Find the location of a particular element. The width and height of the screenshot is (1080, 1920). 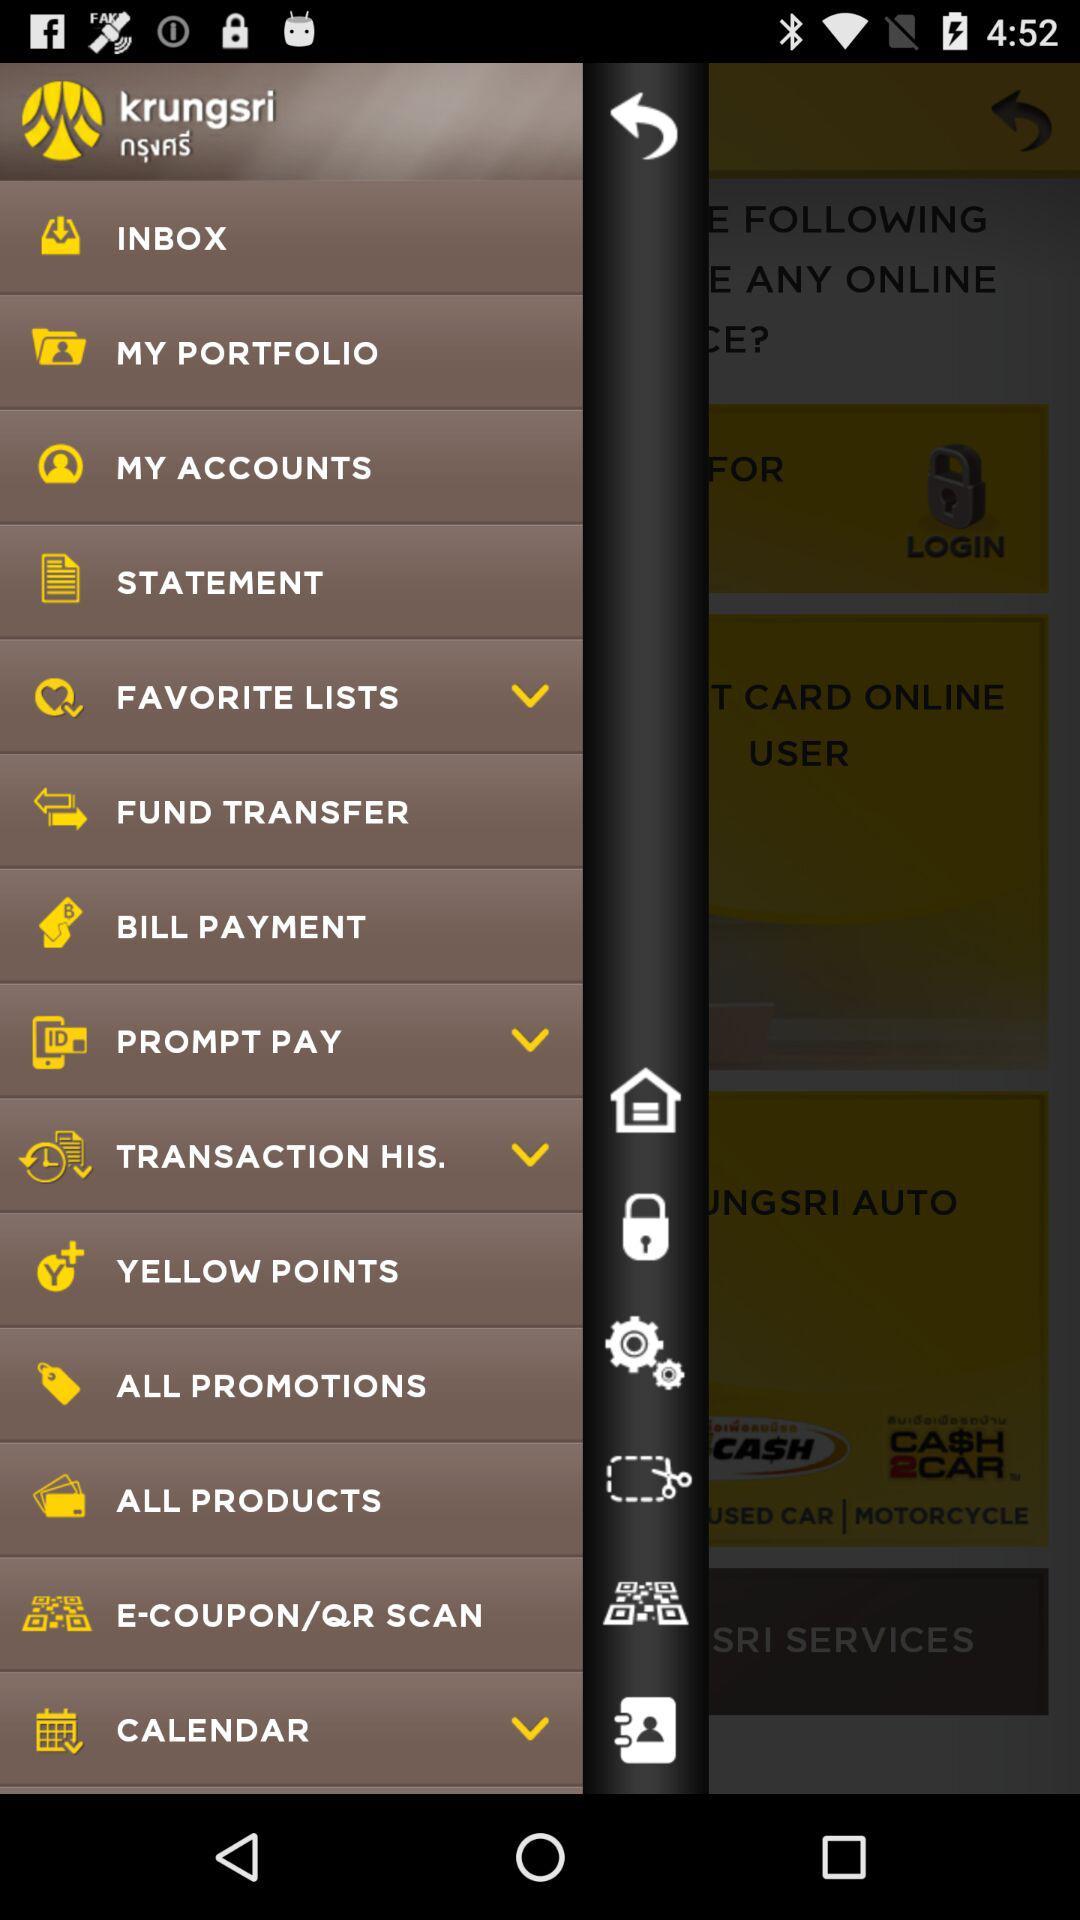

the lock icon is located at coordinates (645, 1313).